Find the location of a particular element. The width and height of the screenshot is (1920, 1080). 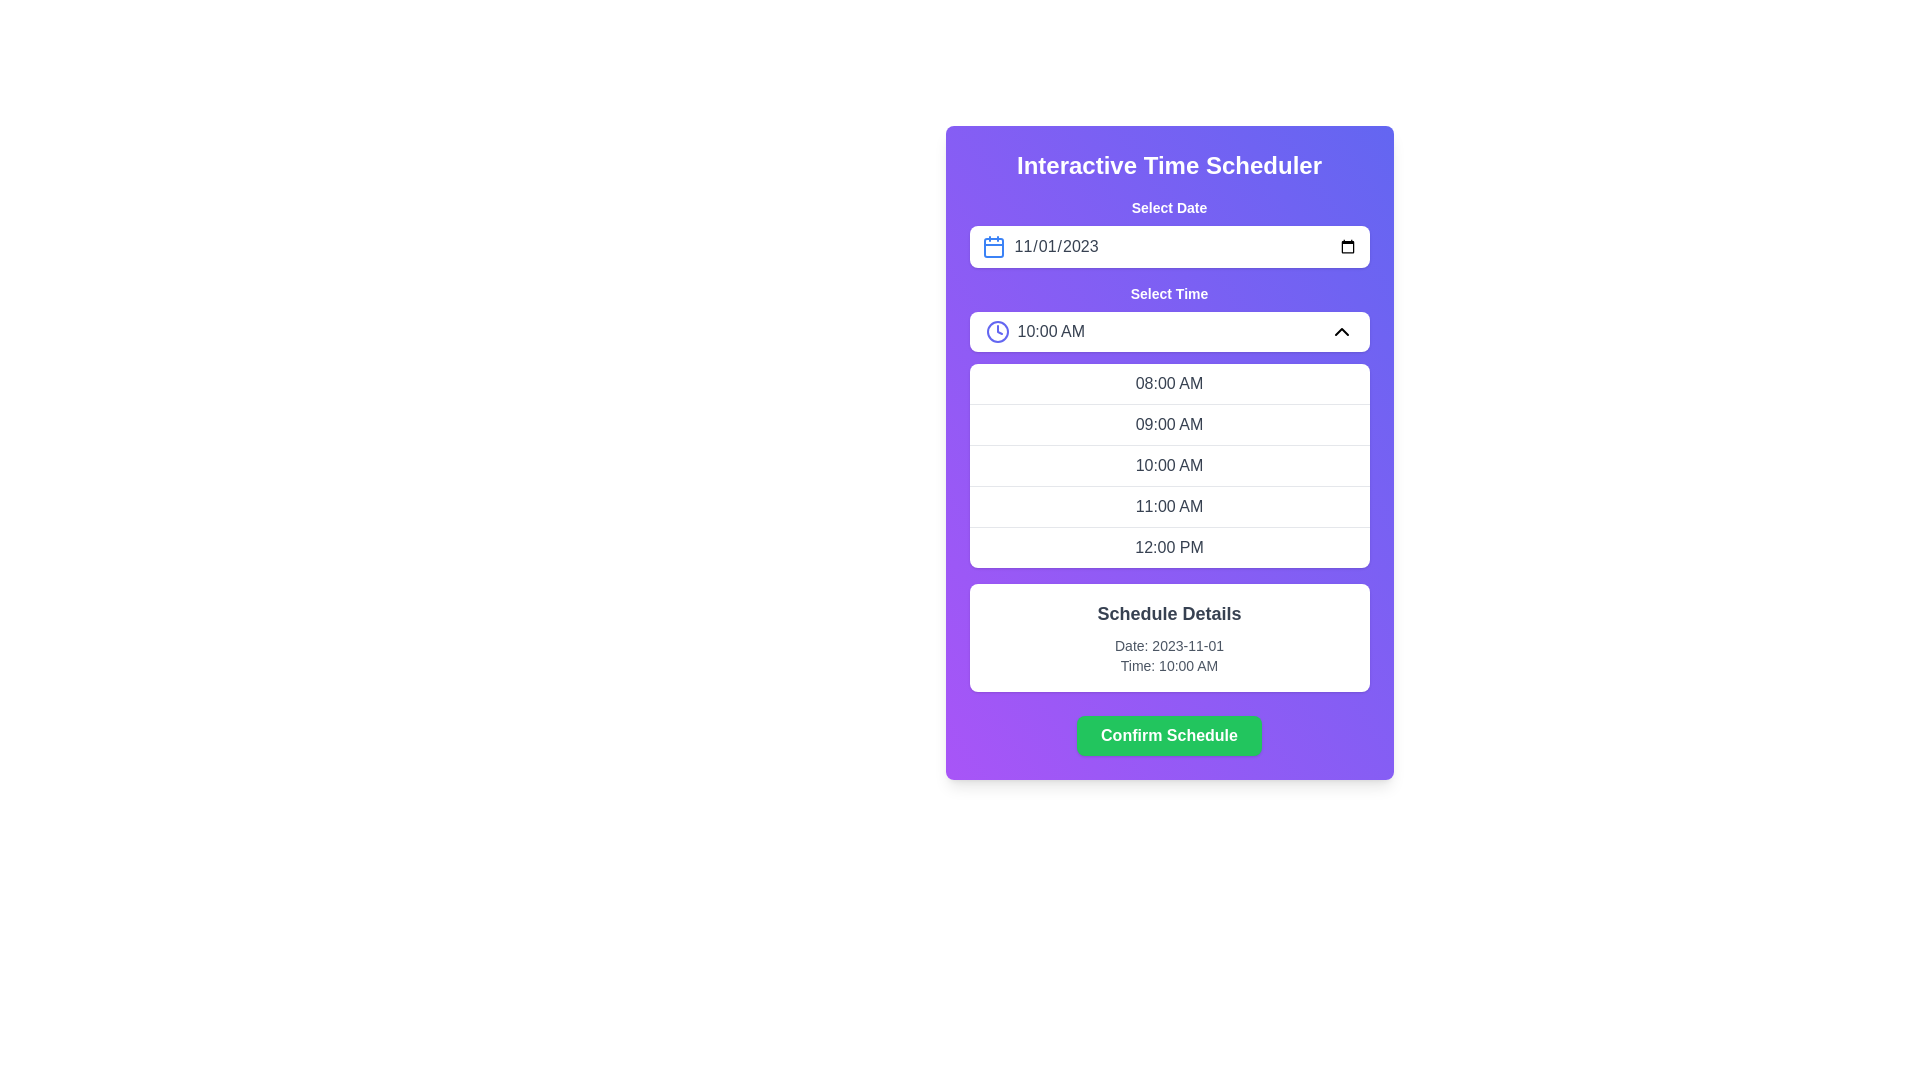

the clock icon, which features a minimalistic indigo line-art design with hands indicating the time, located to the left of the text '10:00 AM' in the 'Select Time' section is located at coordinates (997, 330).